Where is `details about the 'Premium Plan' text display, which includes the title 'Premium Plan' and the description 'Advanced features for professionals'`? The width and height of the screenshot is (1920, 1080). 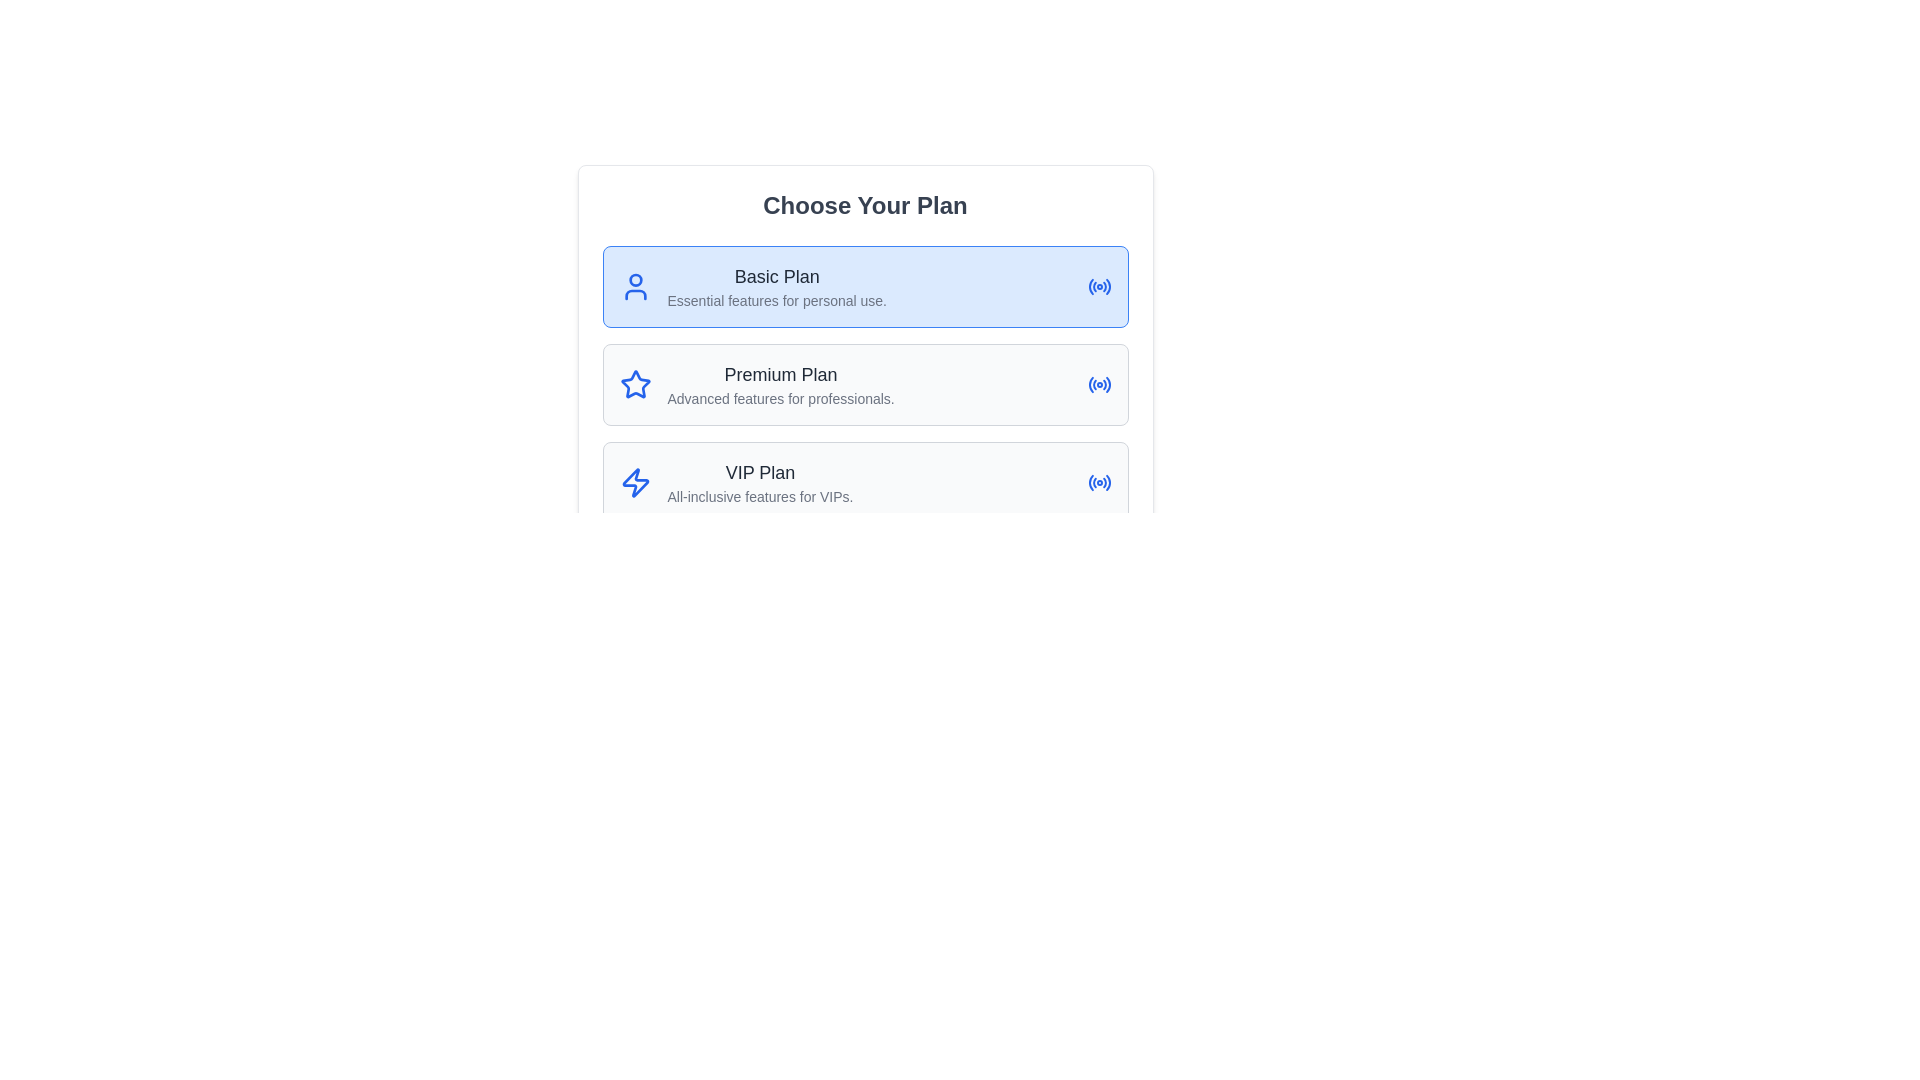 details about the 'Premium Plan' text display, which includes the title 'Premium Plan' and the description 'Advanced features for professionals' is located at coordinates (780, 385).